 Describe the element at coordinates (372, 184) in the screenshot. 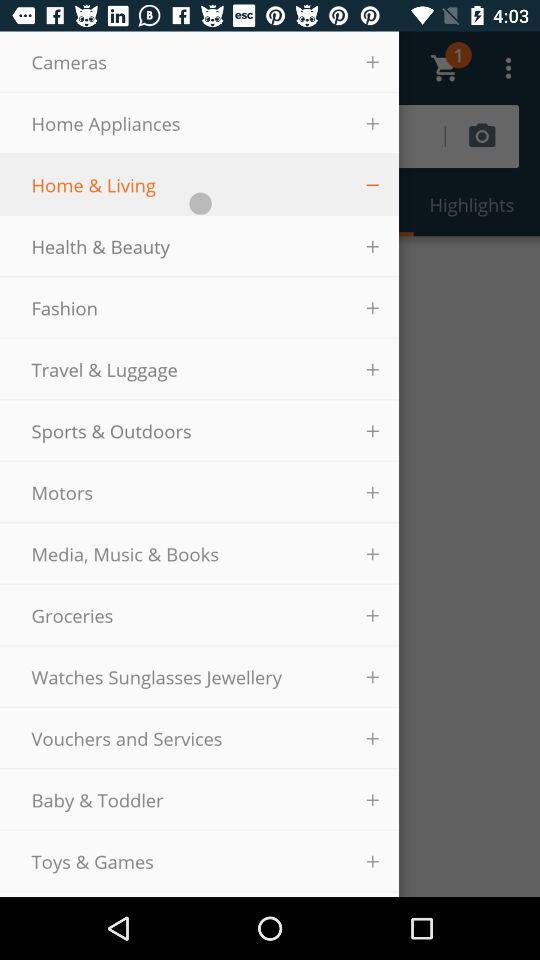

I see `the  button` at that location.